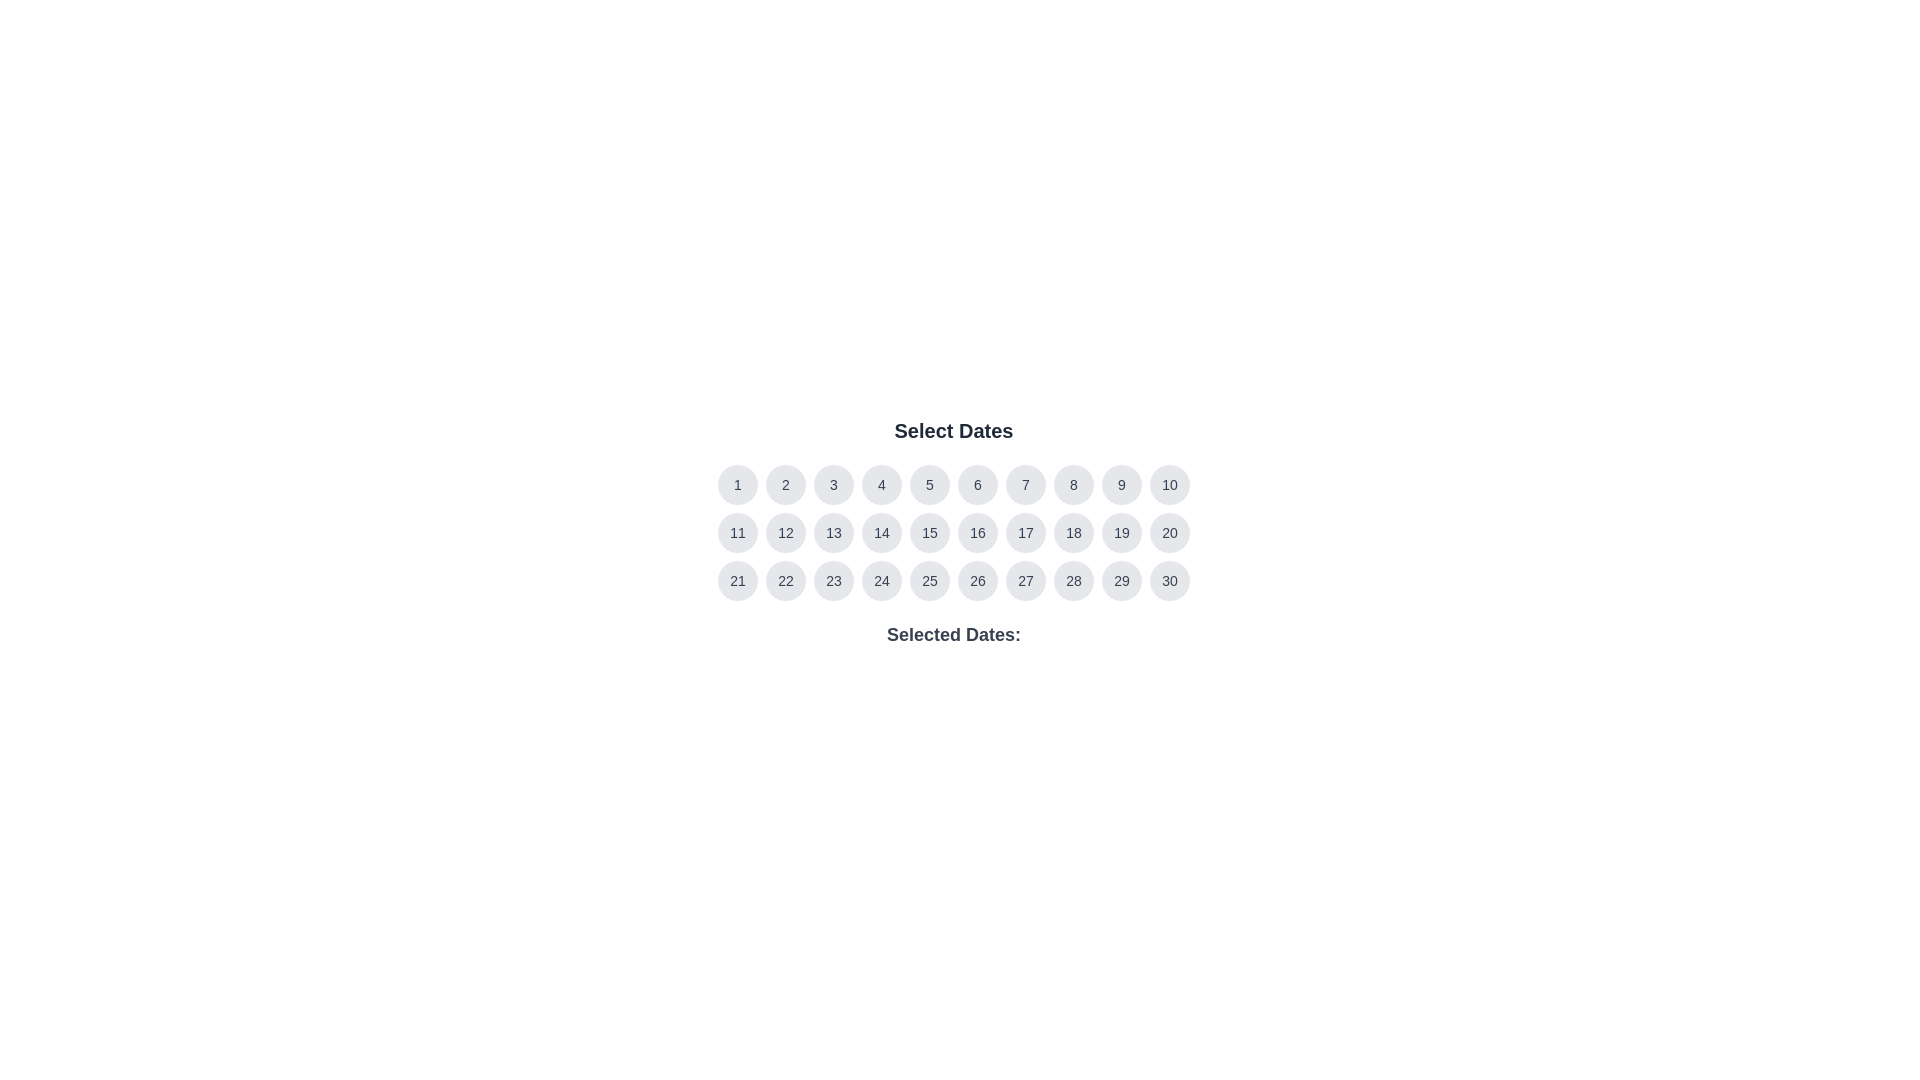  I want to click on the button displaying the number '29' in a circular layout below 'Select Dates', so click(1122, 581).